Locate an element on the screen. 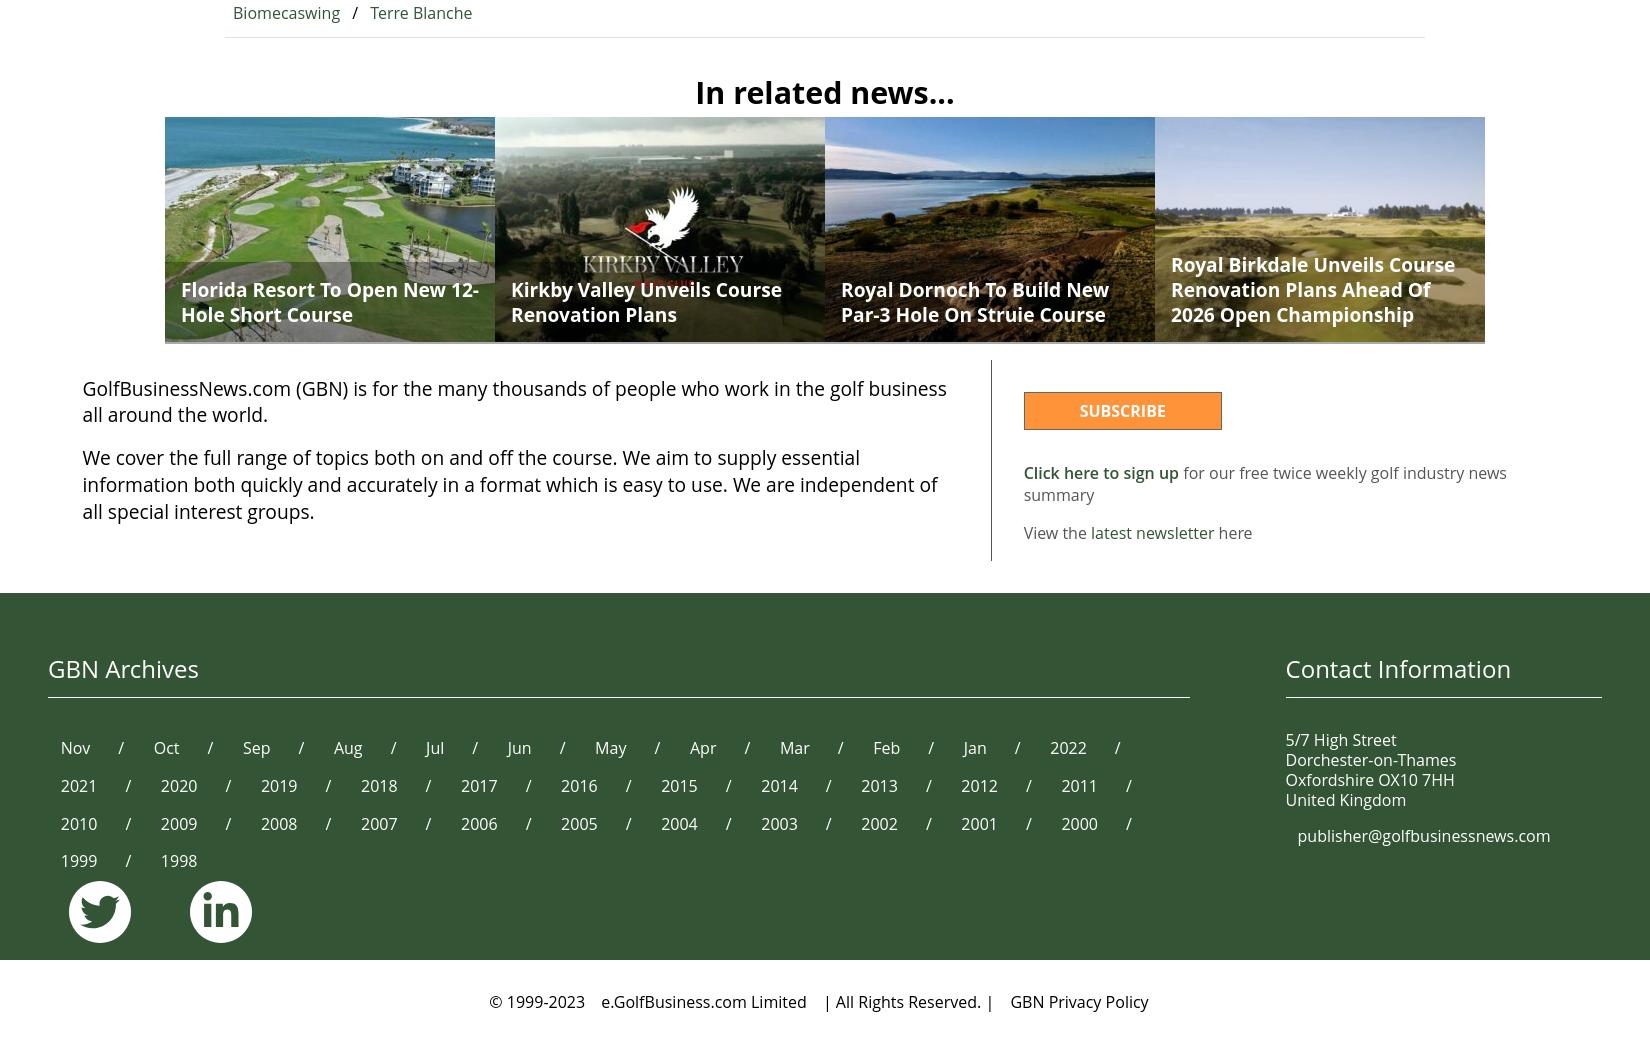 The image size is (1650, 1043). '2005' is located at coordinates (577, 823).